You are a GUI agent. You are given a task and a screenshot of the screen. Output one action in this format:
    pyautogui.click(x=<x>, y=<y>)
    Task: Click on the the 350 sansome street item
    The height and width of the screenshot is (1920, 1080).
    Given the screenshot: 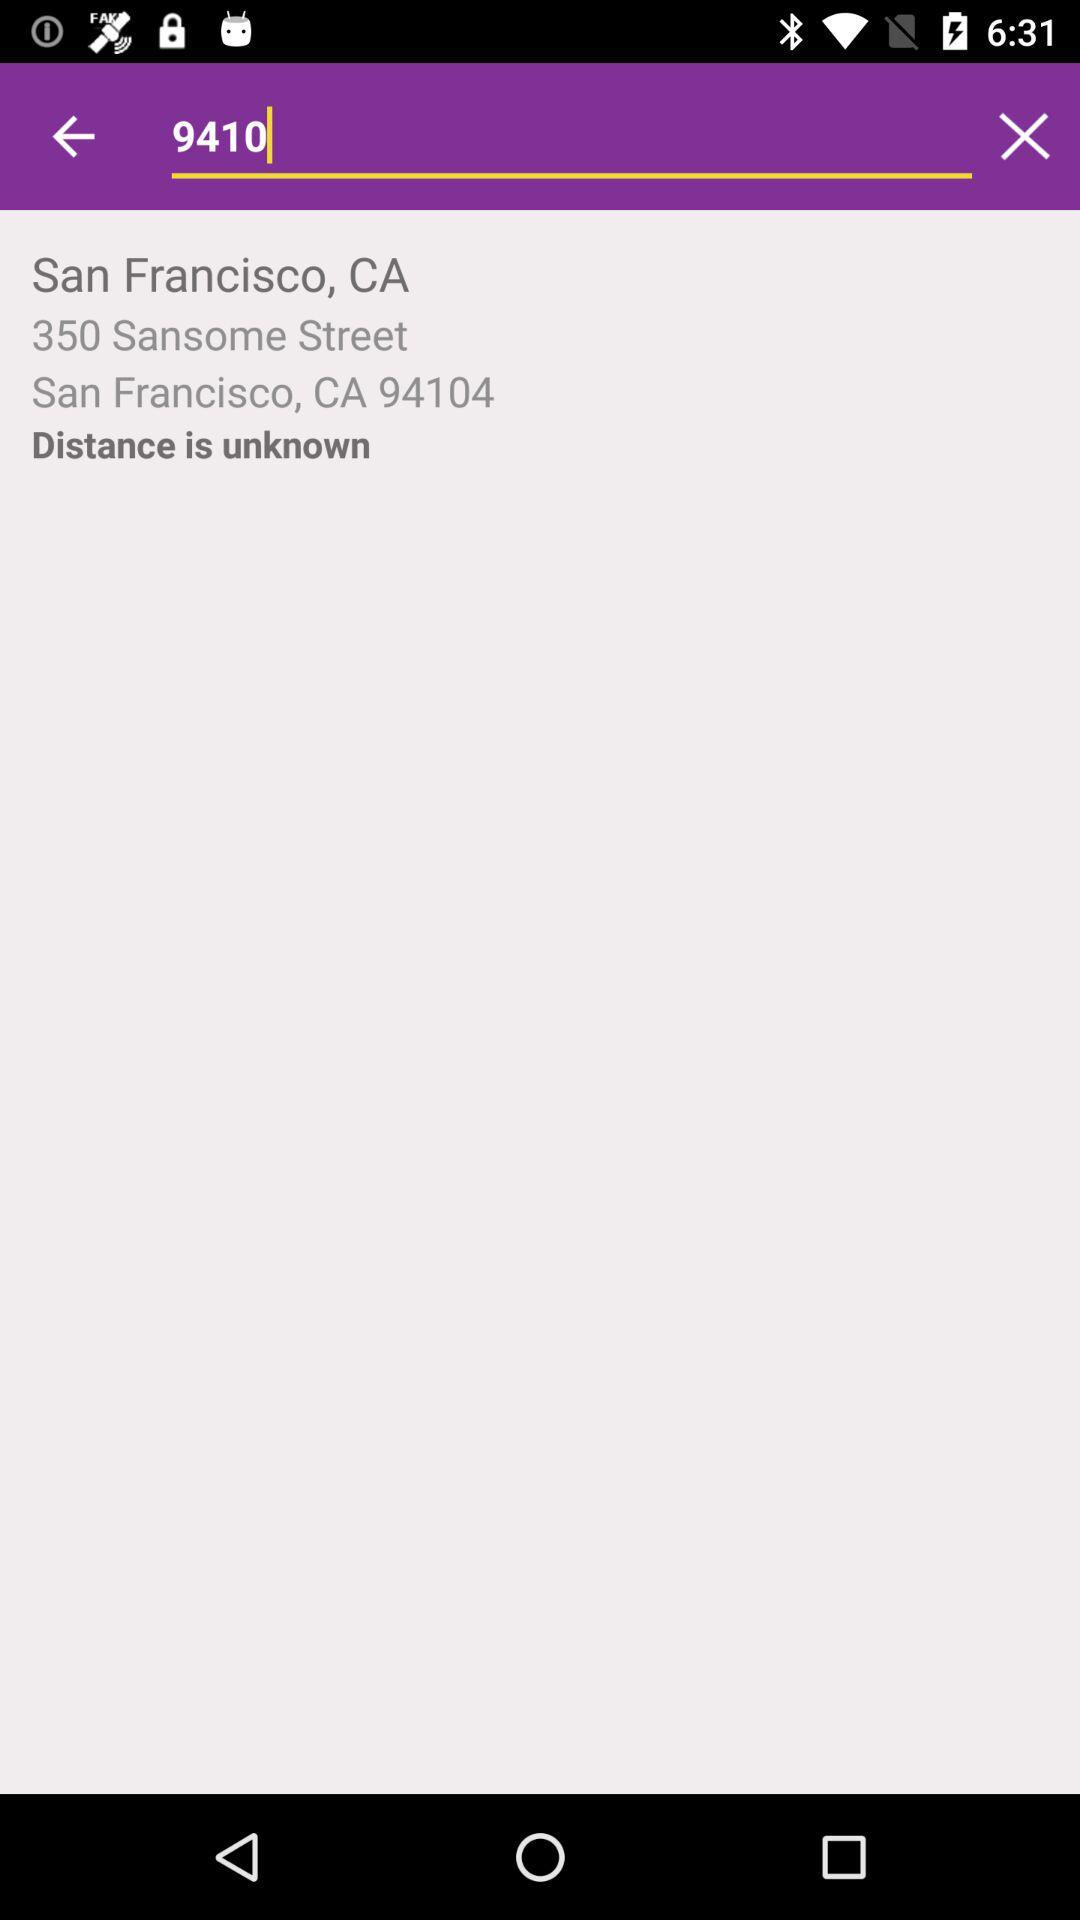 What is the action you would take?
    pyautogui.click(x=540, y=333)
    